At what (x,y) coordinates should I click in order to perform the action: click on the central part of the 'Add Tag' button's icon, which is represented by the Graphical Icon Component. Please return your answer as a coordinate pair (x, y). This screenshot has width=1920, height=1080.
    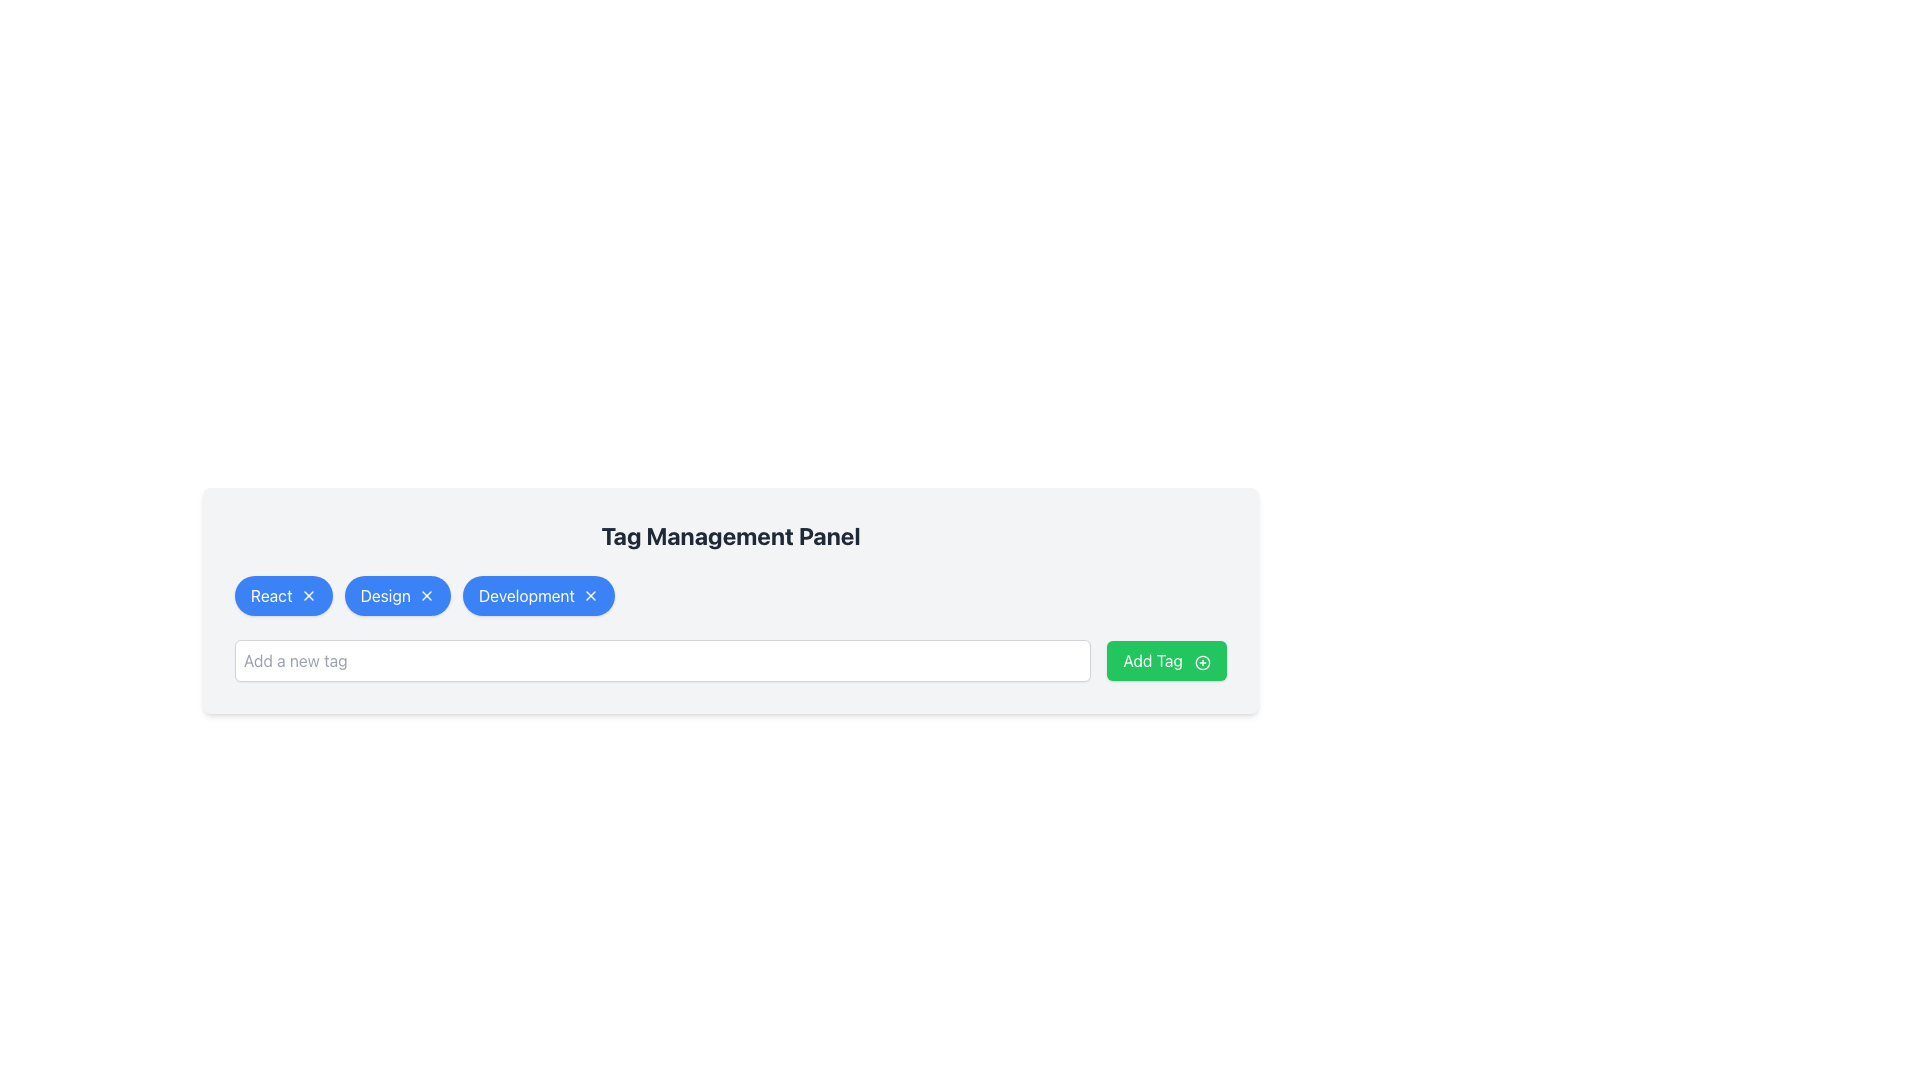
    Looking at the image, I should click on (1202, 662).